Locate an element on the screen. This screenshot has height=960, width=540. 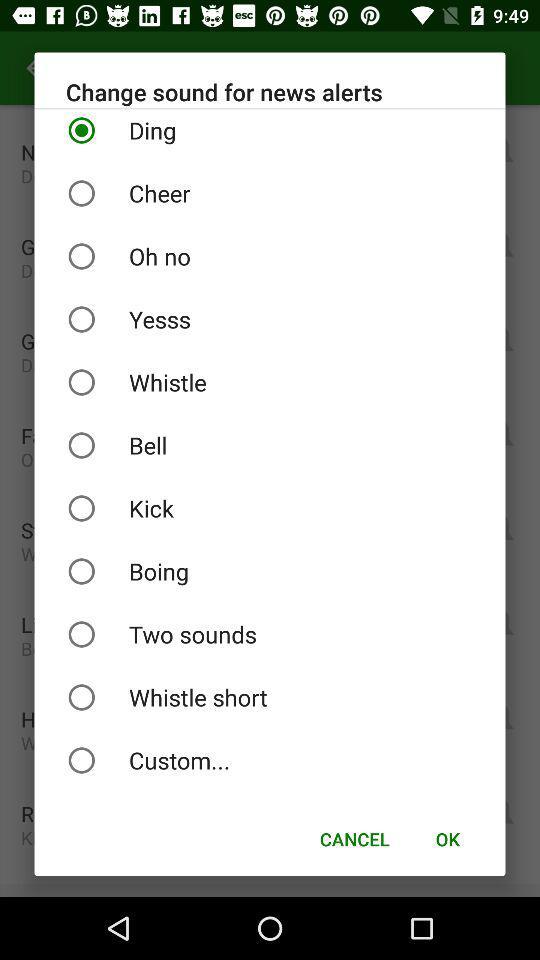
the icon at the bottom right corner is located at coordinates (447, 839).